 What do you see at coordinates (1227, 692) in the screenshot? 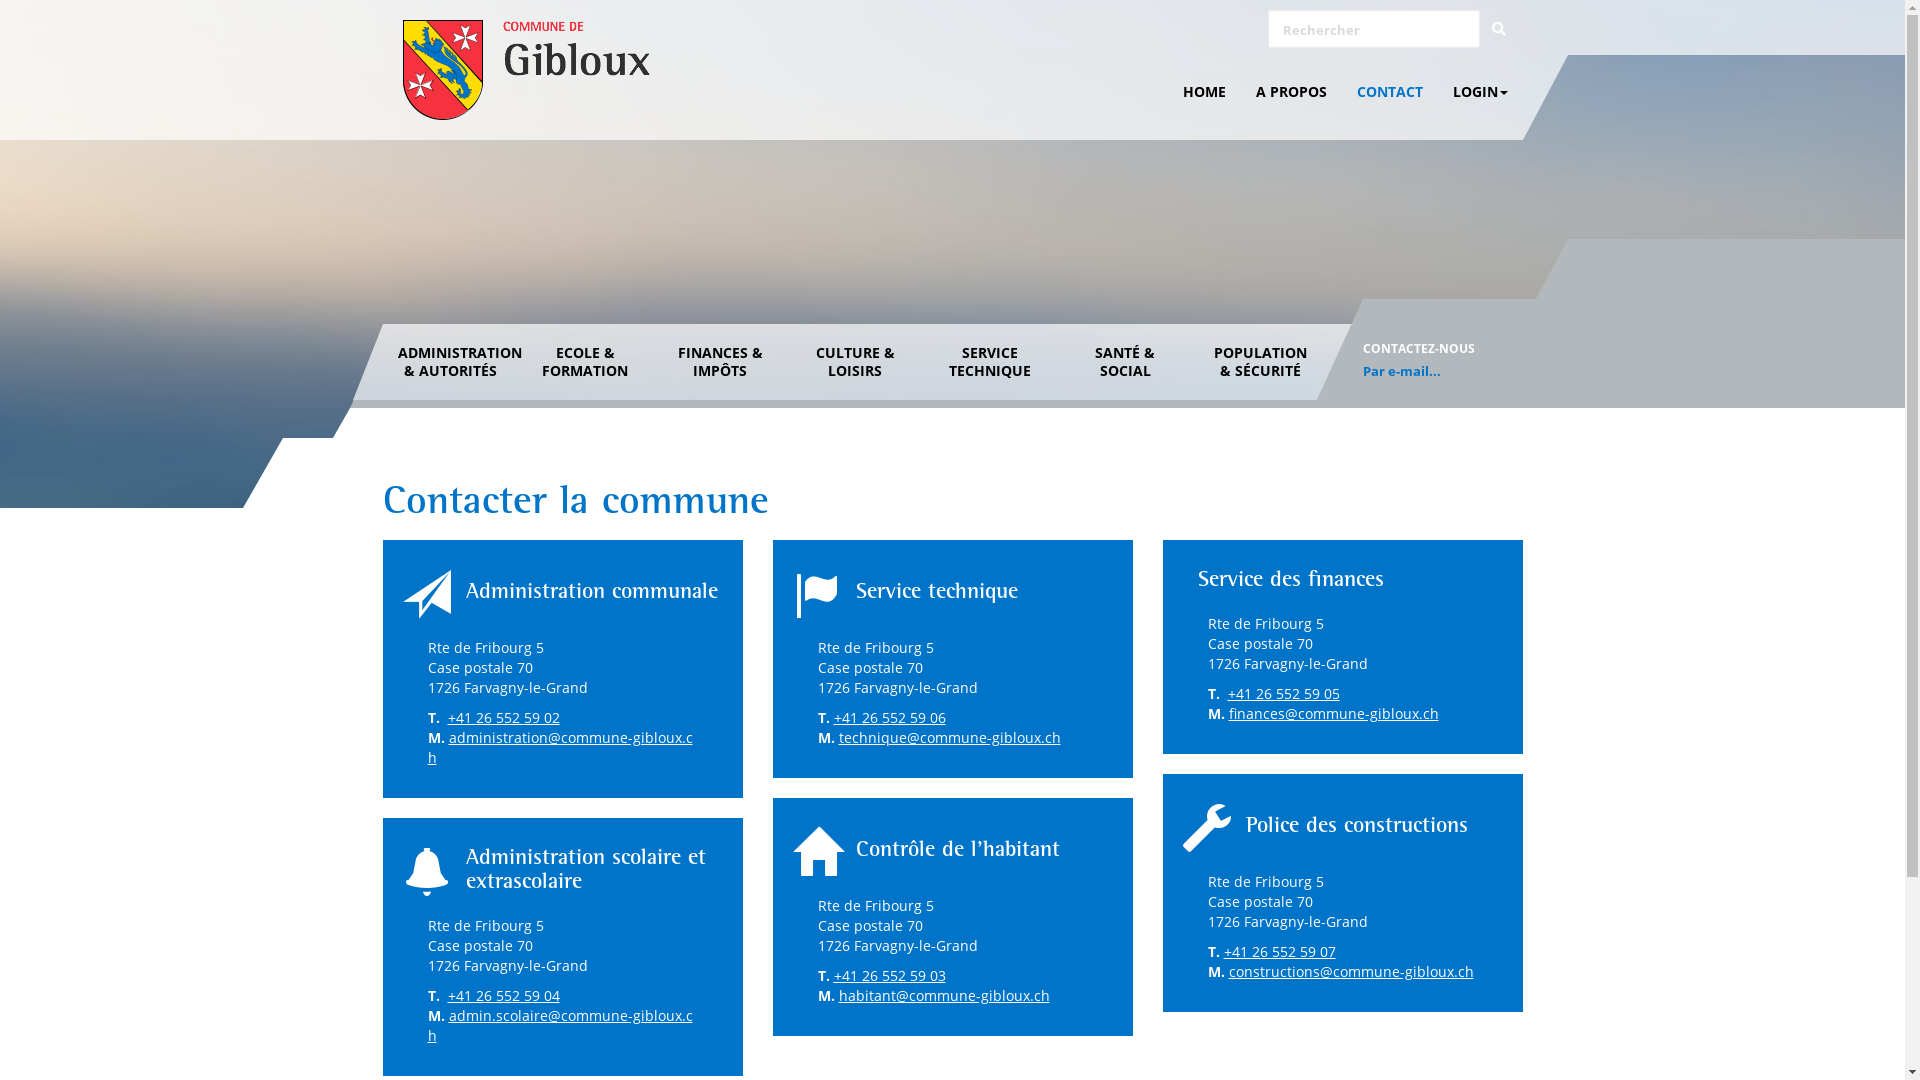
I see `'+41 26 552 59 05'` at bounding box center [1227, 692].